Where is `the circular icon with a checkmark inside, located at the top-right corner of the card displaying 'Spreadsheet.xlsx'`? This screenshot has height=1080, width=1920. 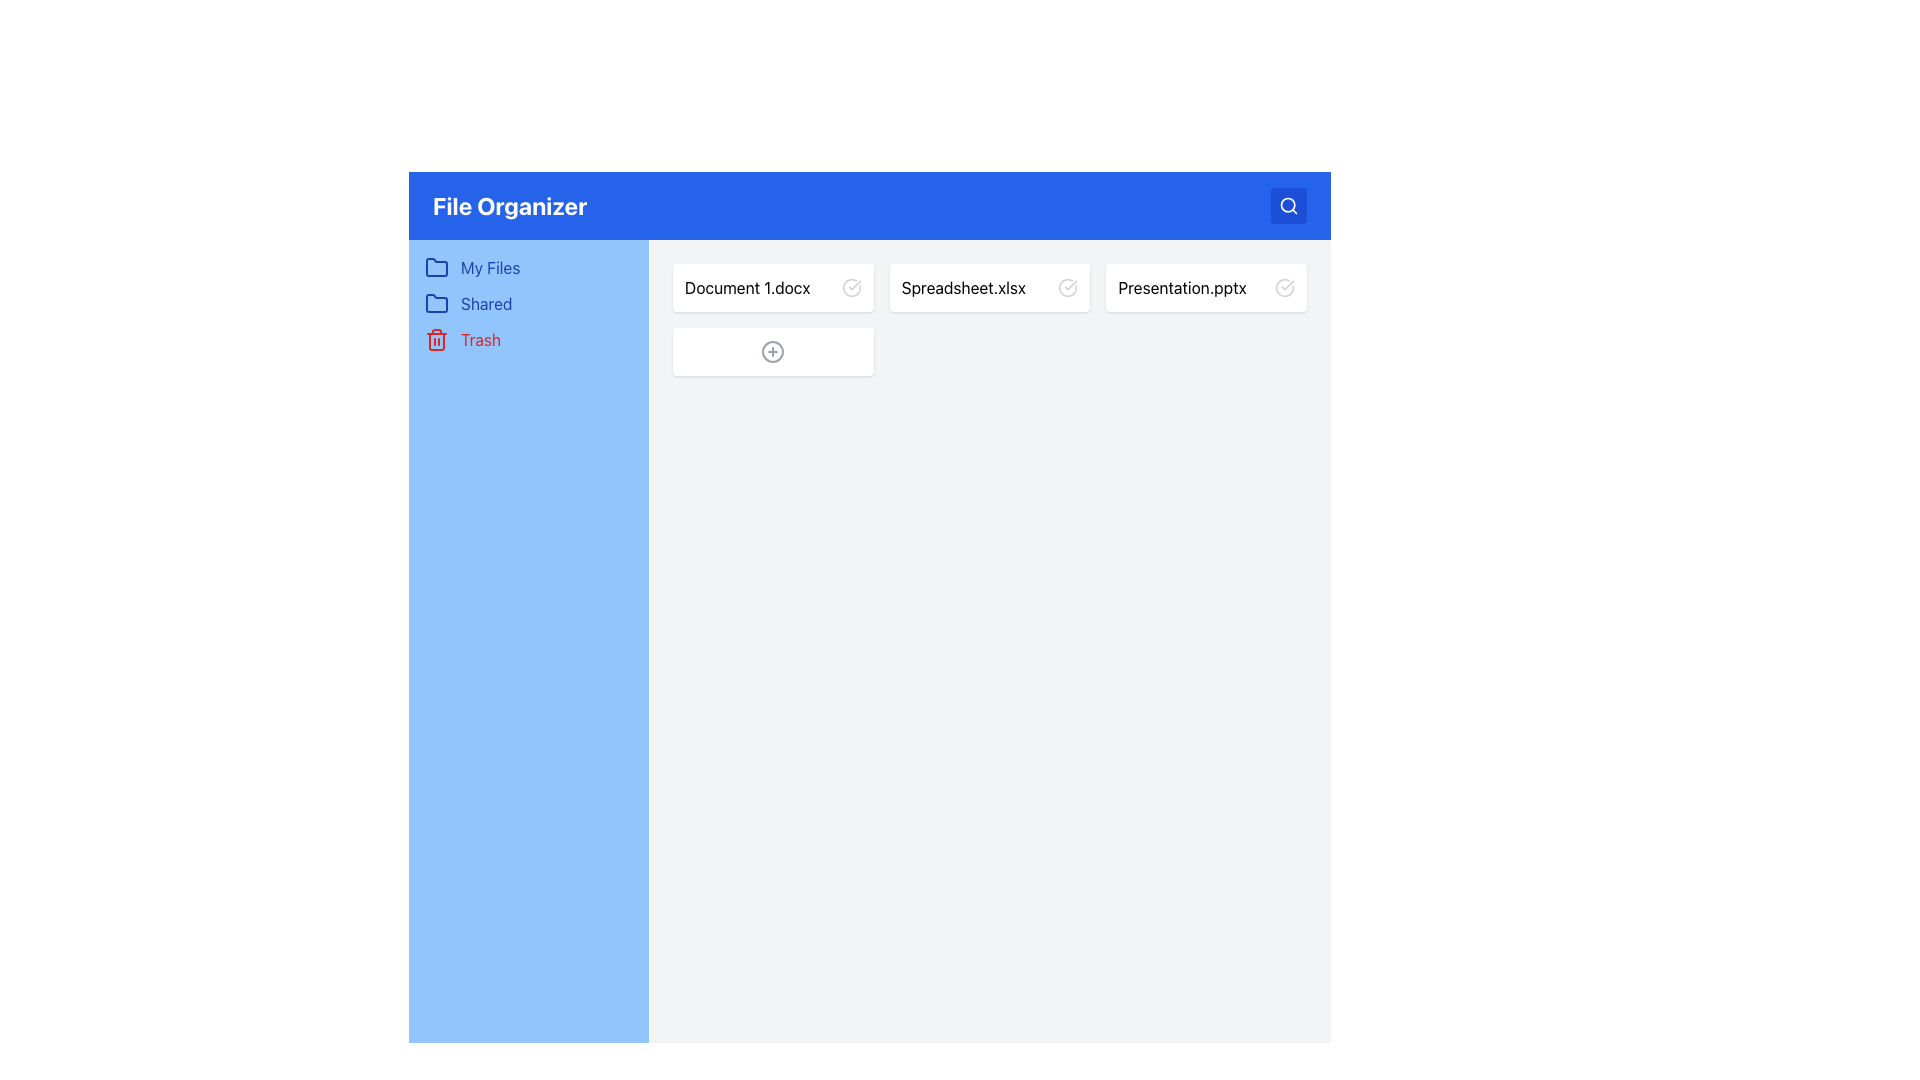 the circular icon with a checkmark inside, located at the top-right corner of the card displaying 'Spreadsheet.xlsx' is located at coordinates (1067, 288).